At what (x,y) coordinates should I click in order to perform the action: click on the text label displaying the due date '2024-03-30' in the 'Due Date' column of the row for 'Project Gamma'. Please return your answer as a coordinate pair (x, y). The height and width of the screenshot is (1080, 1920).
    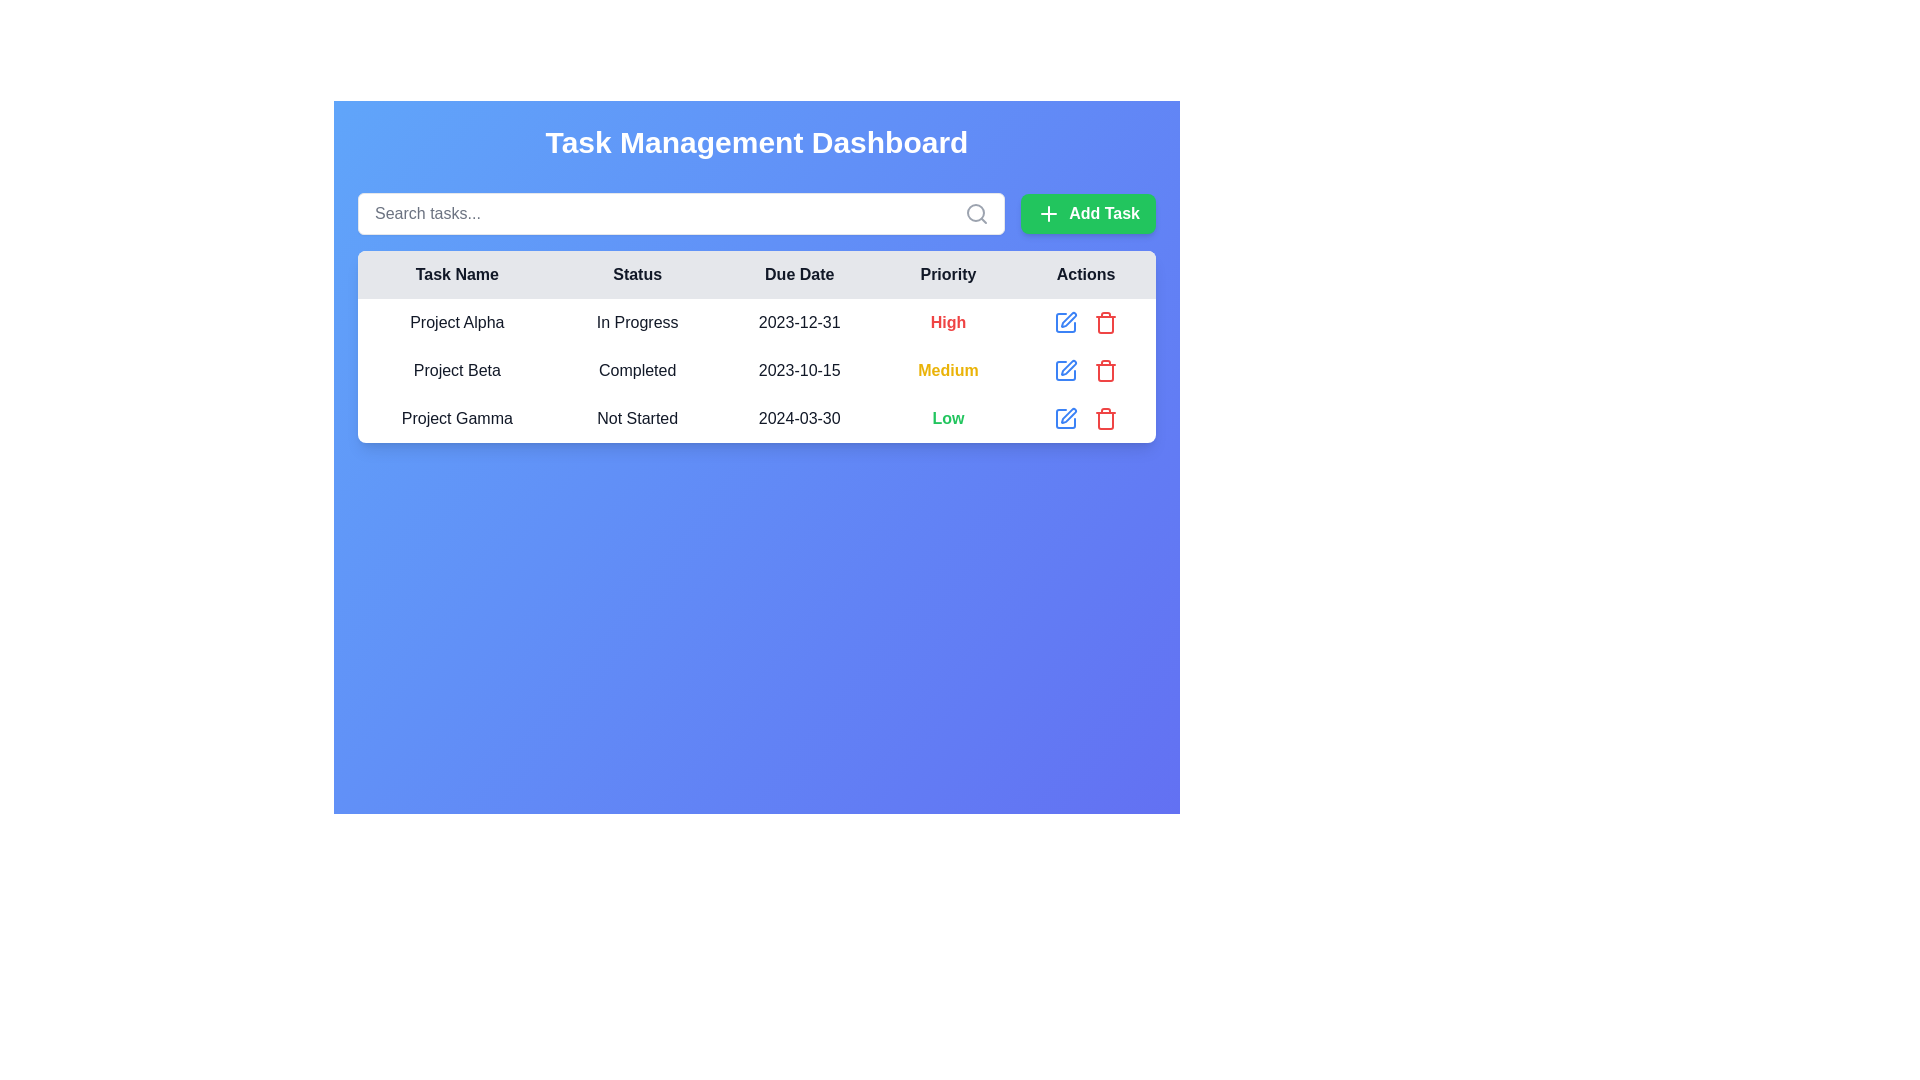
    Looking at the image, I should click on (798, 418).